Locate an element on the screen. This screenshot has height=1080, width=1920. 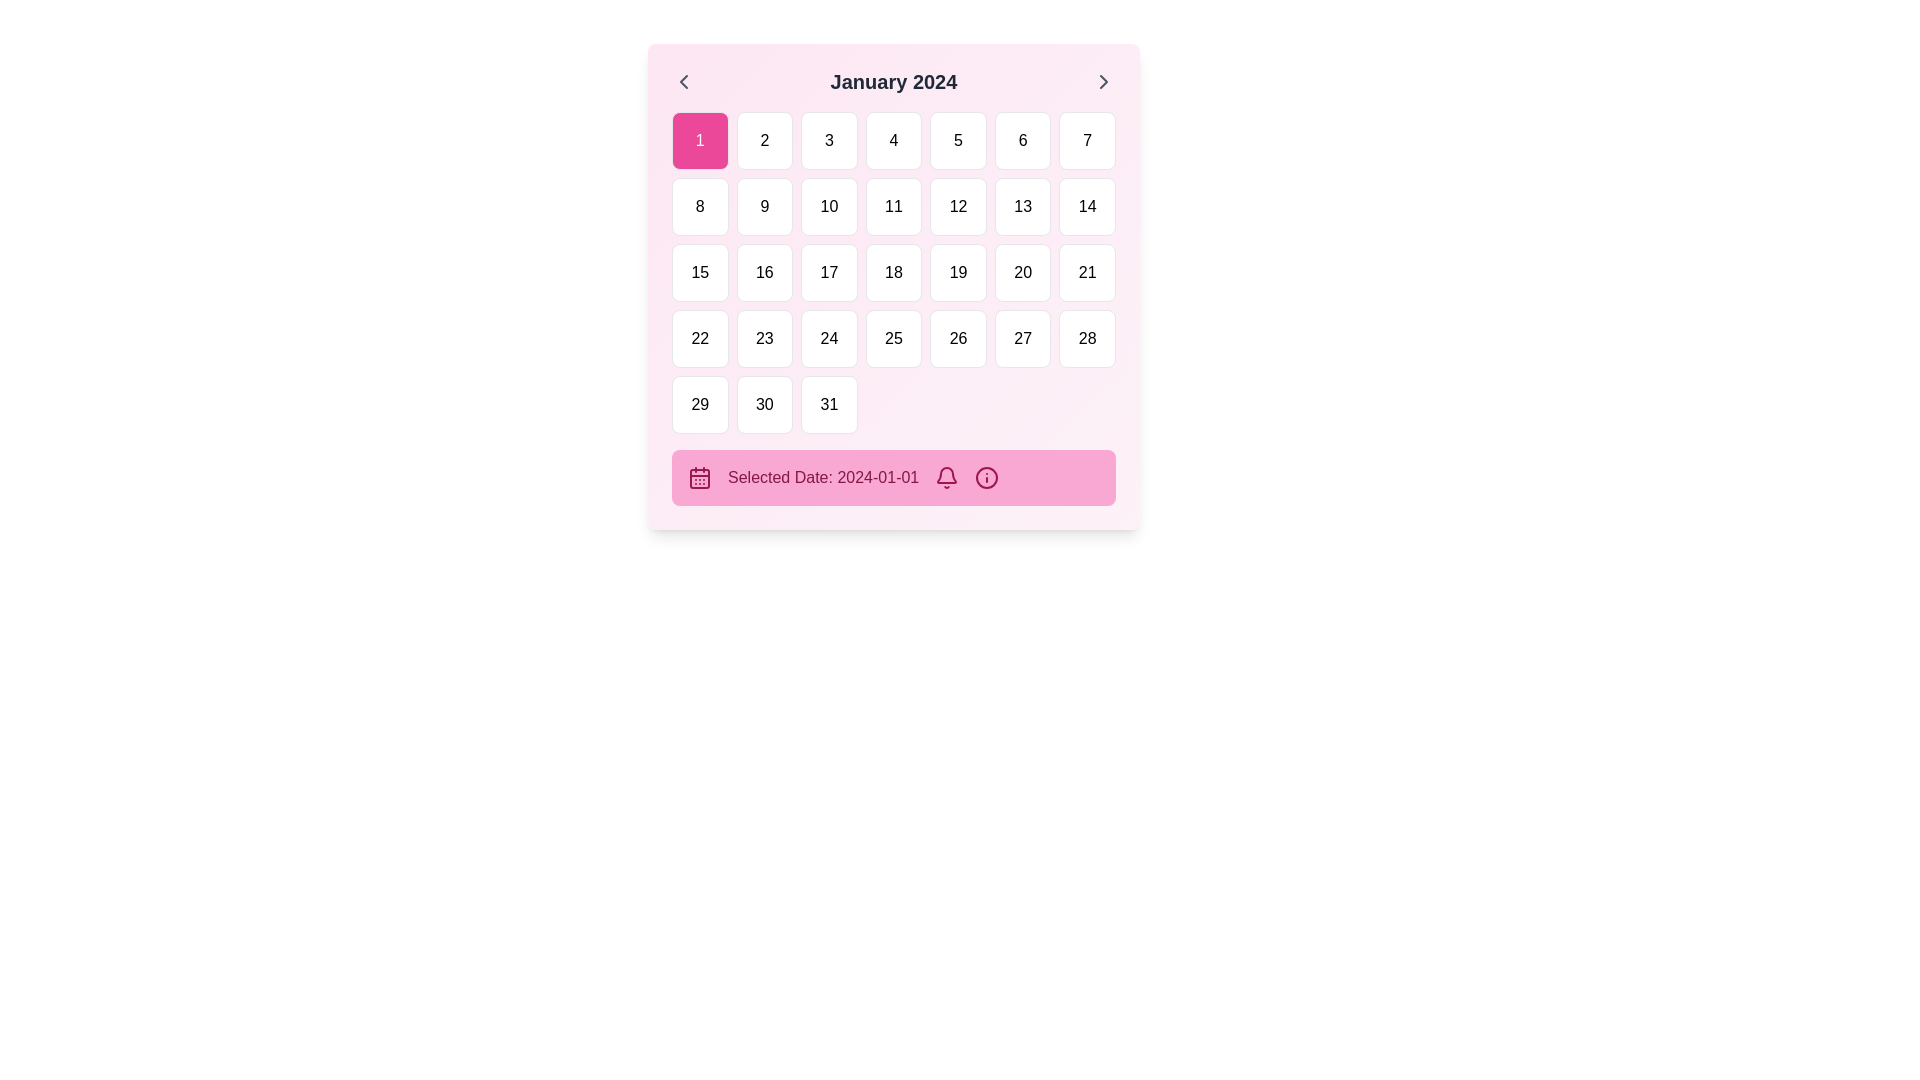
the button representing the date '18' in the calendar interface is located at coordinates (892, 273).